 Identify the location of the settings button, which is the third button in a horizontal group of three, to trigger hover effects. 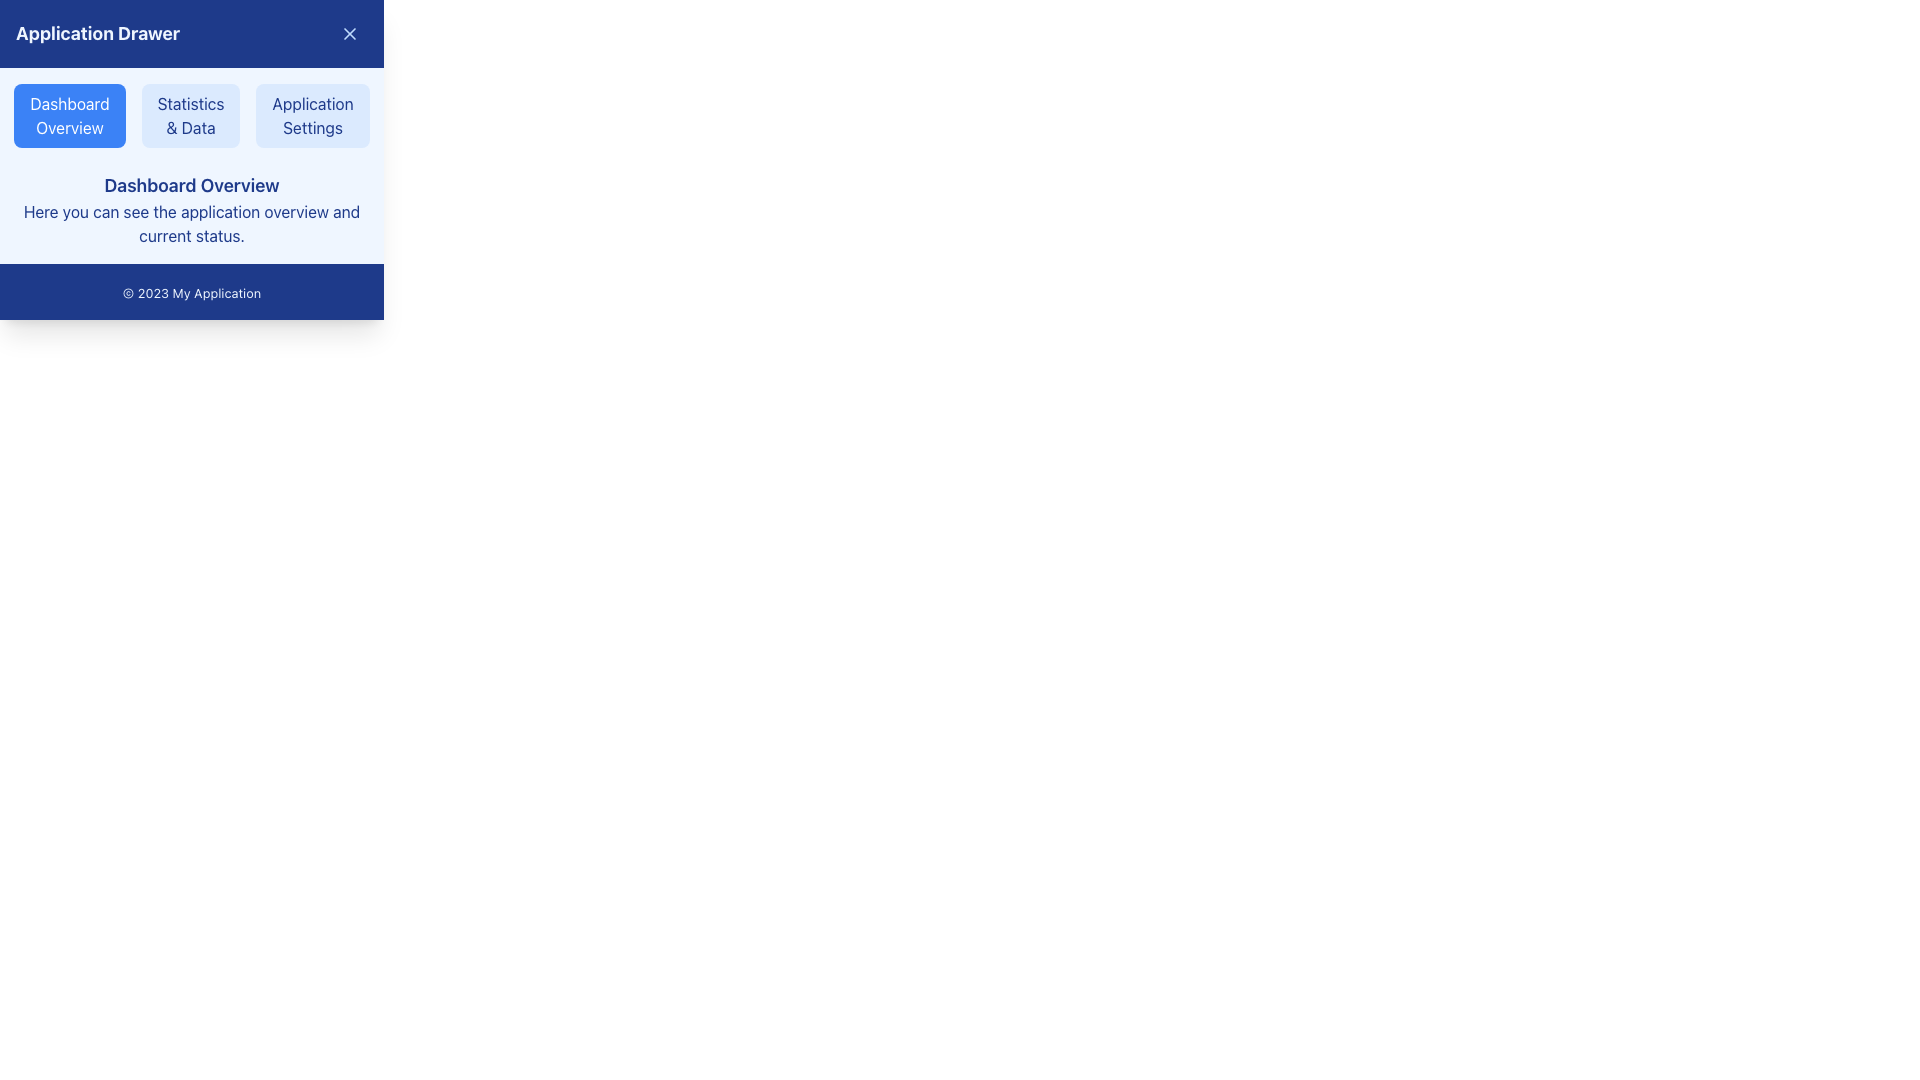
(312, 115).